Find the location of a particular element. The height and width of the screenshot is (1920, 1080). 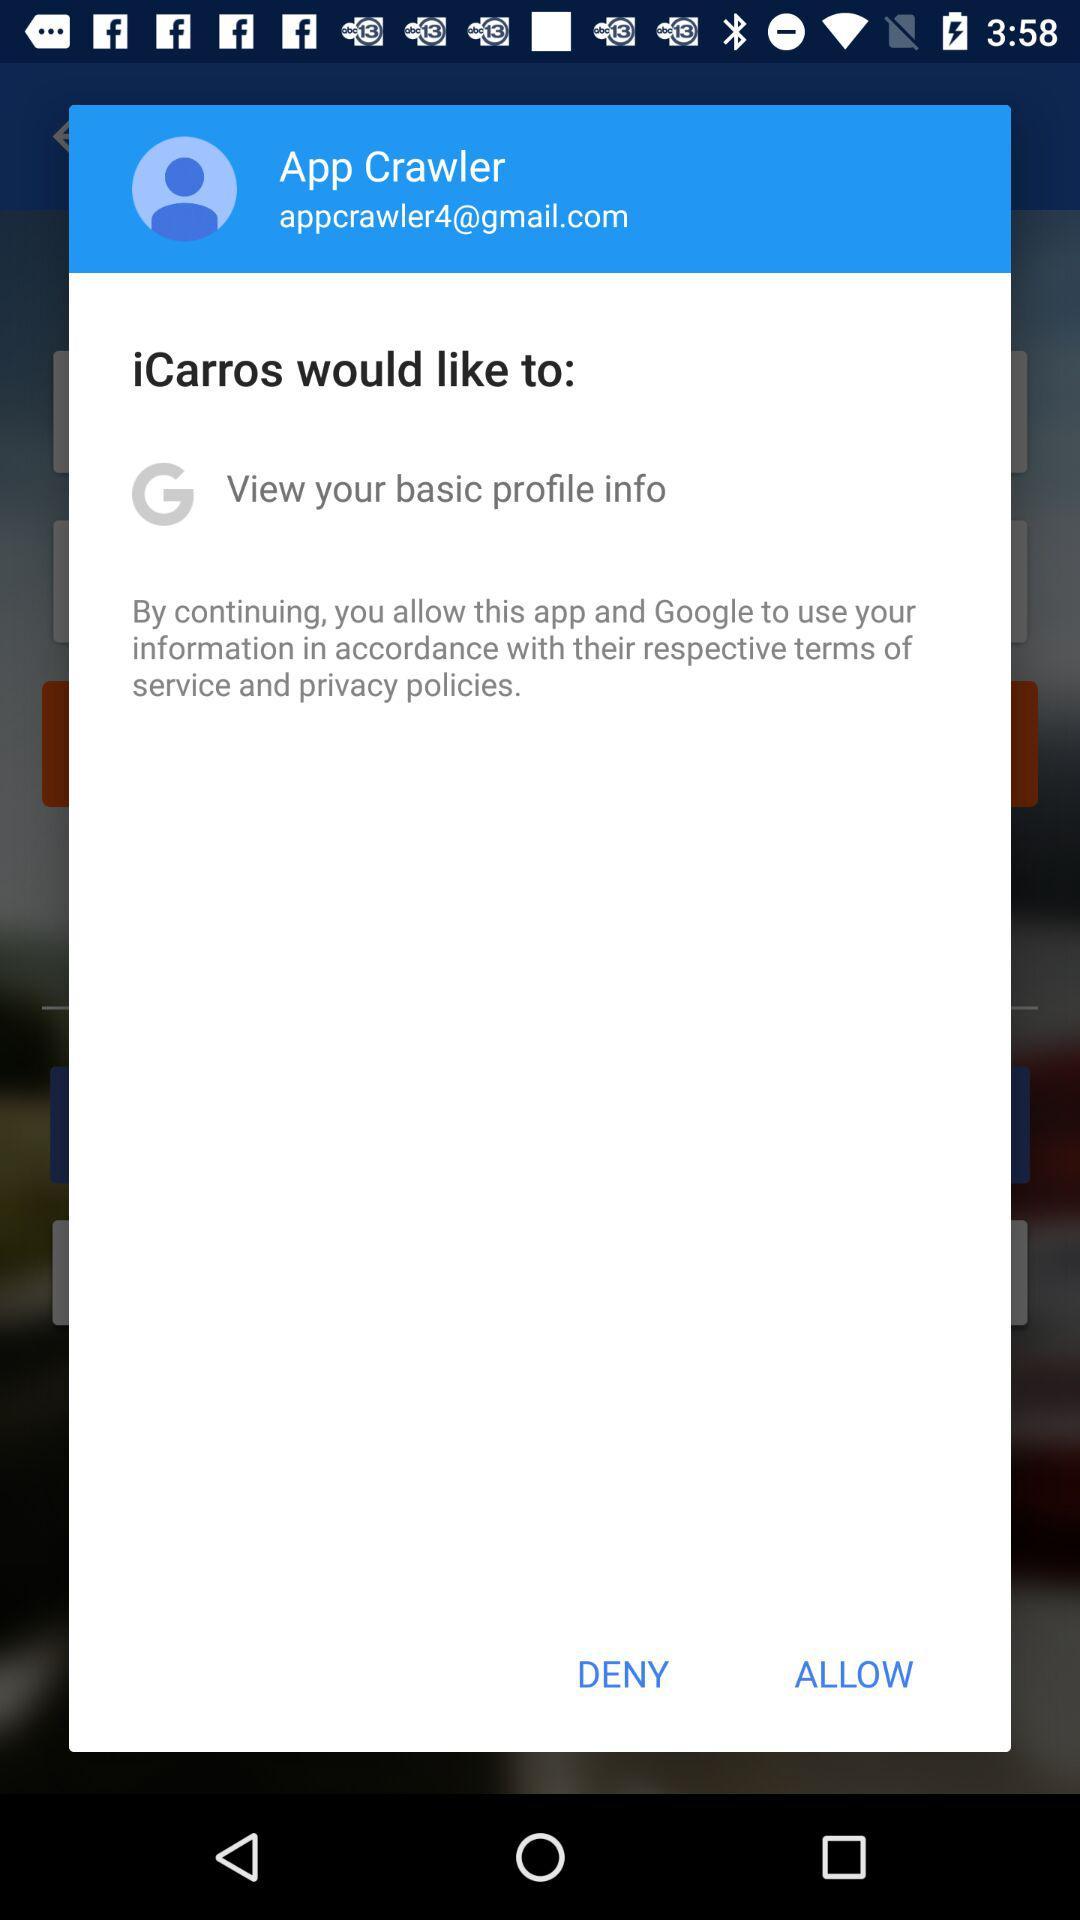

the app below the app crawler app is located at coordinates (454, 214).